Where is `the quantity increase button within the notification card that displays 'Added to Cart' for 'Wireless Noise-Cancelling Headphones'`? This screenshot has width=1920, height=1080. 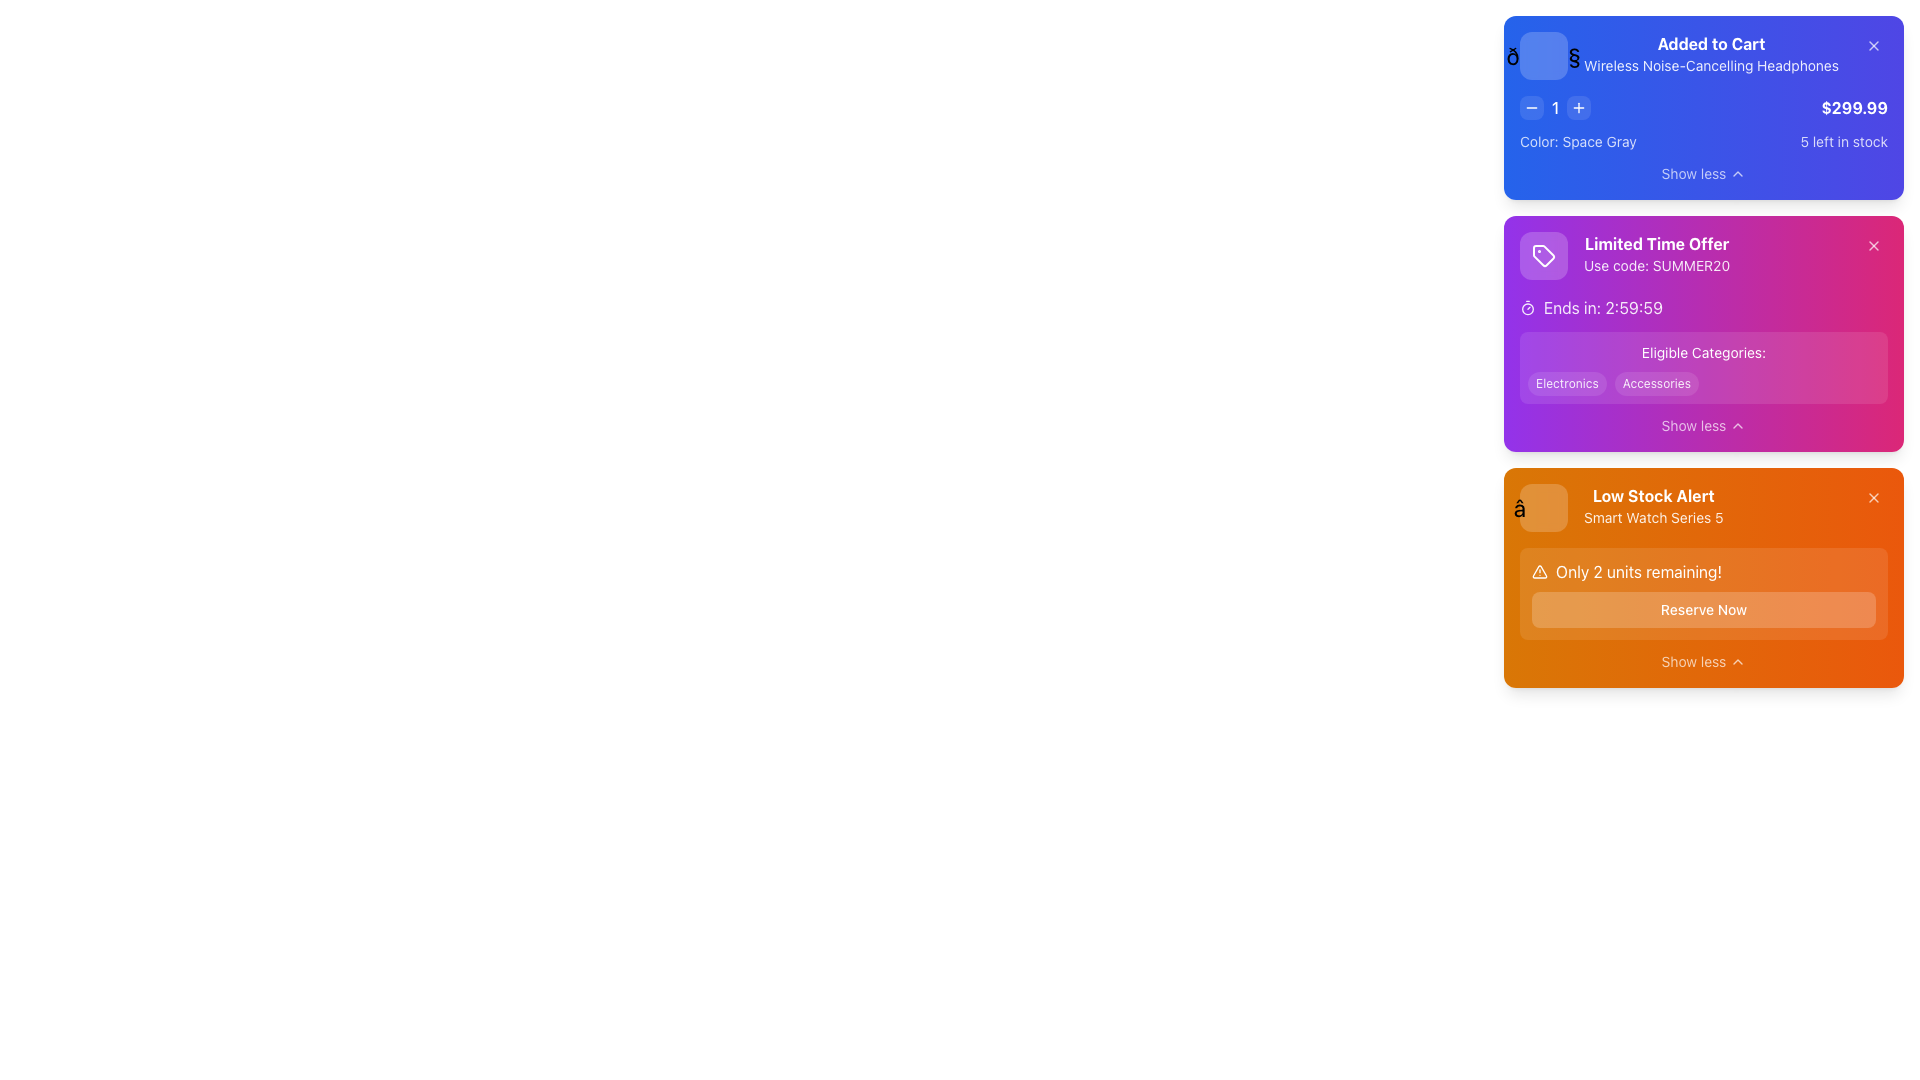 the quantity increase button within the notification card that displays 'Added to Cart' for 'Wireless Noise-Cancelling Headphones' is located at coordinates (1703, 108).